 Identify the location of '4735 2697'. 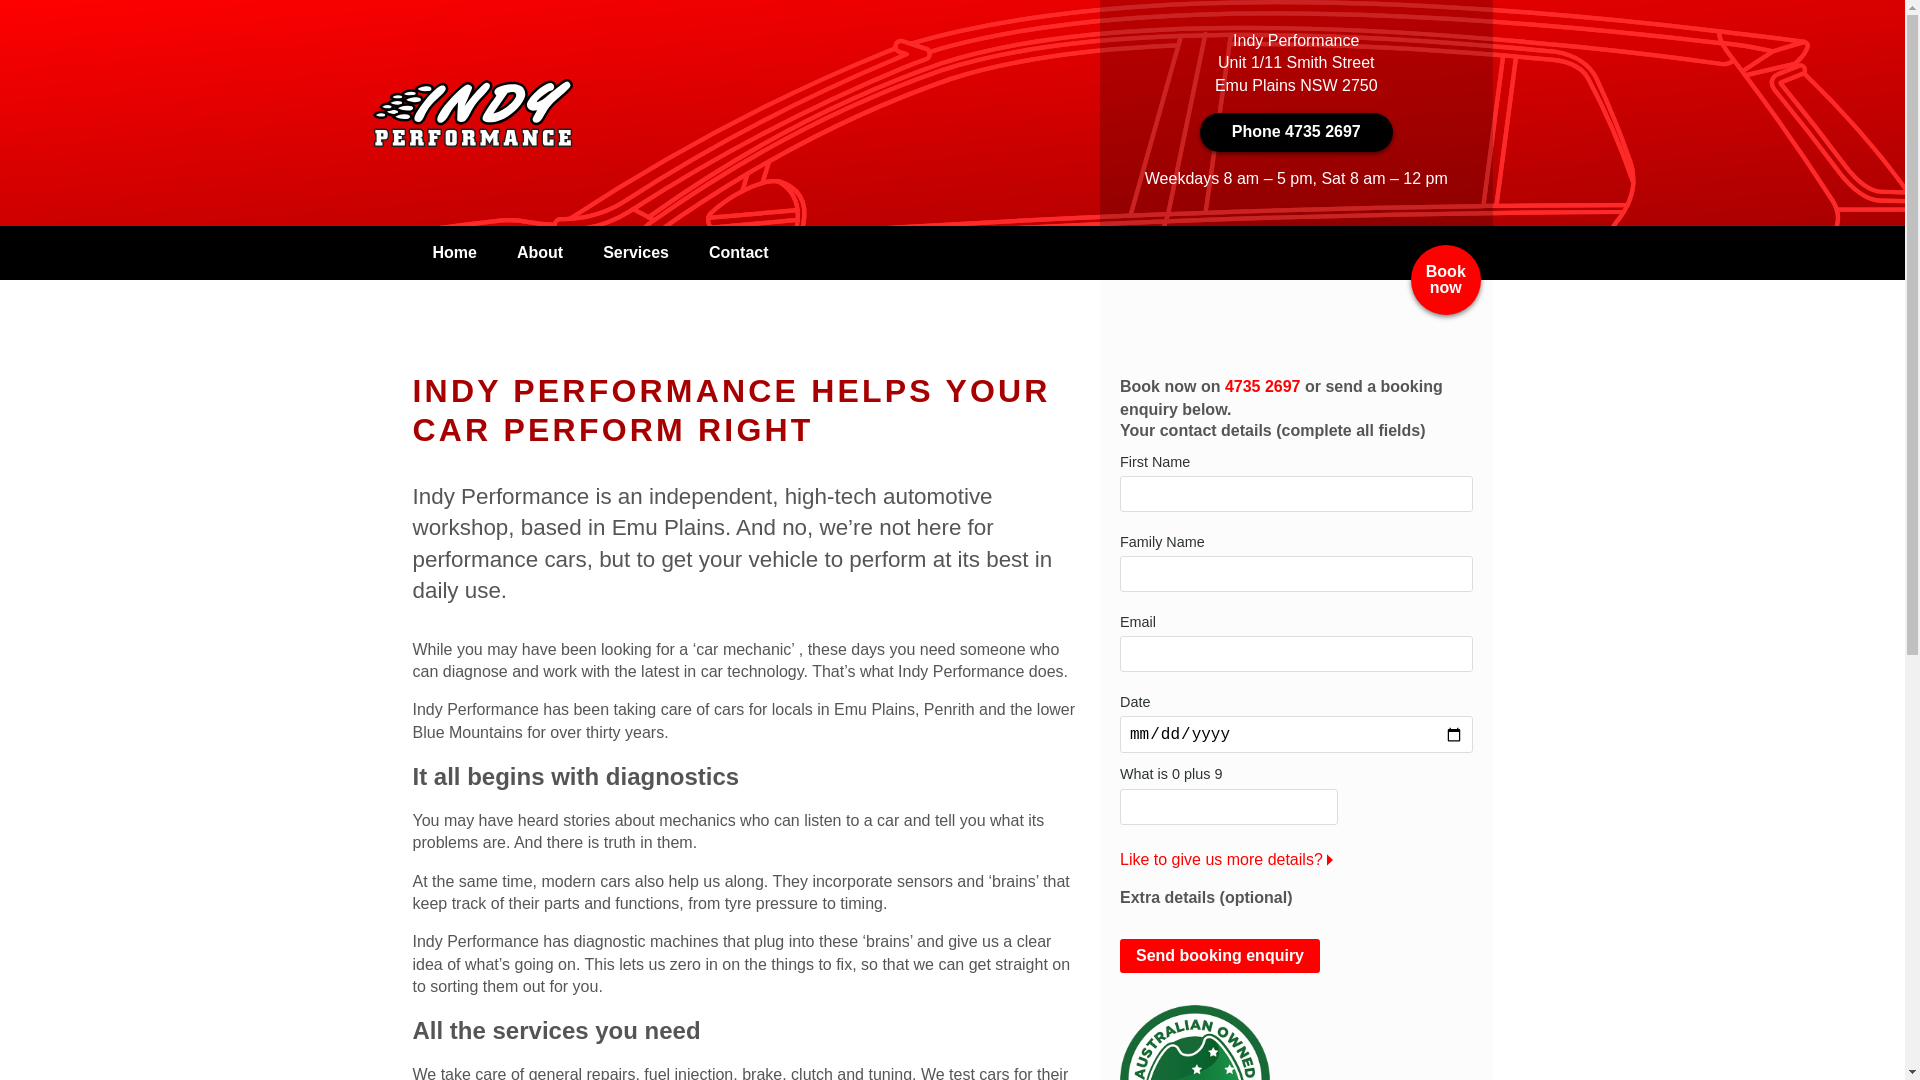
(1261, 386).